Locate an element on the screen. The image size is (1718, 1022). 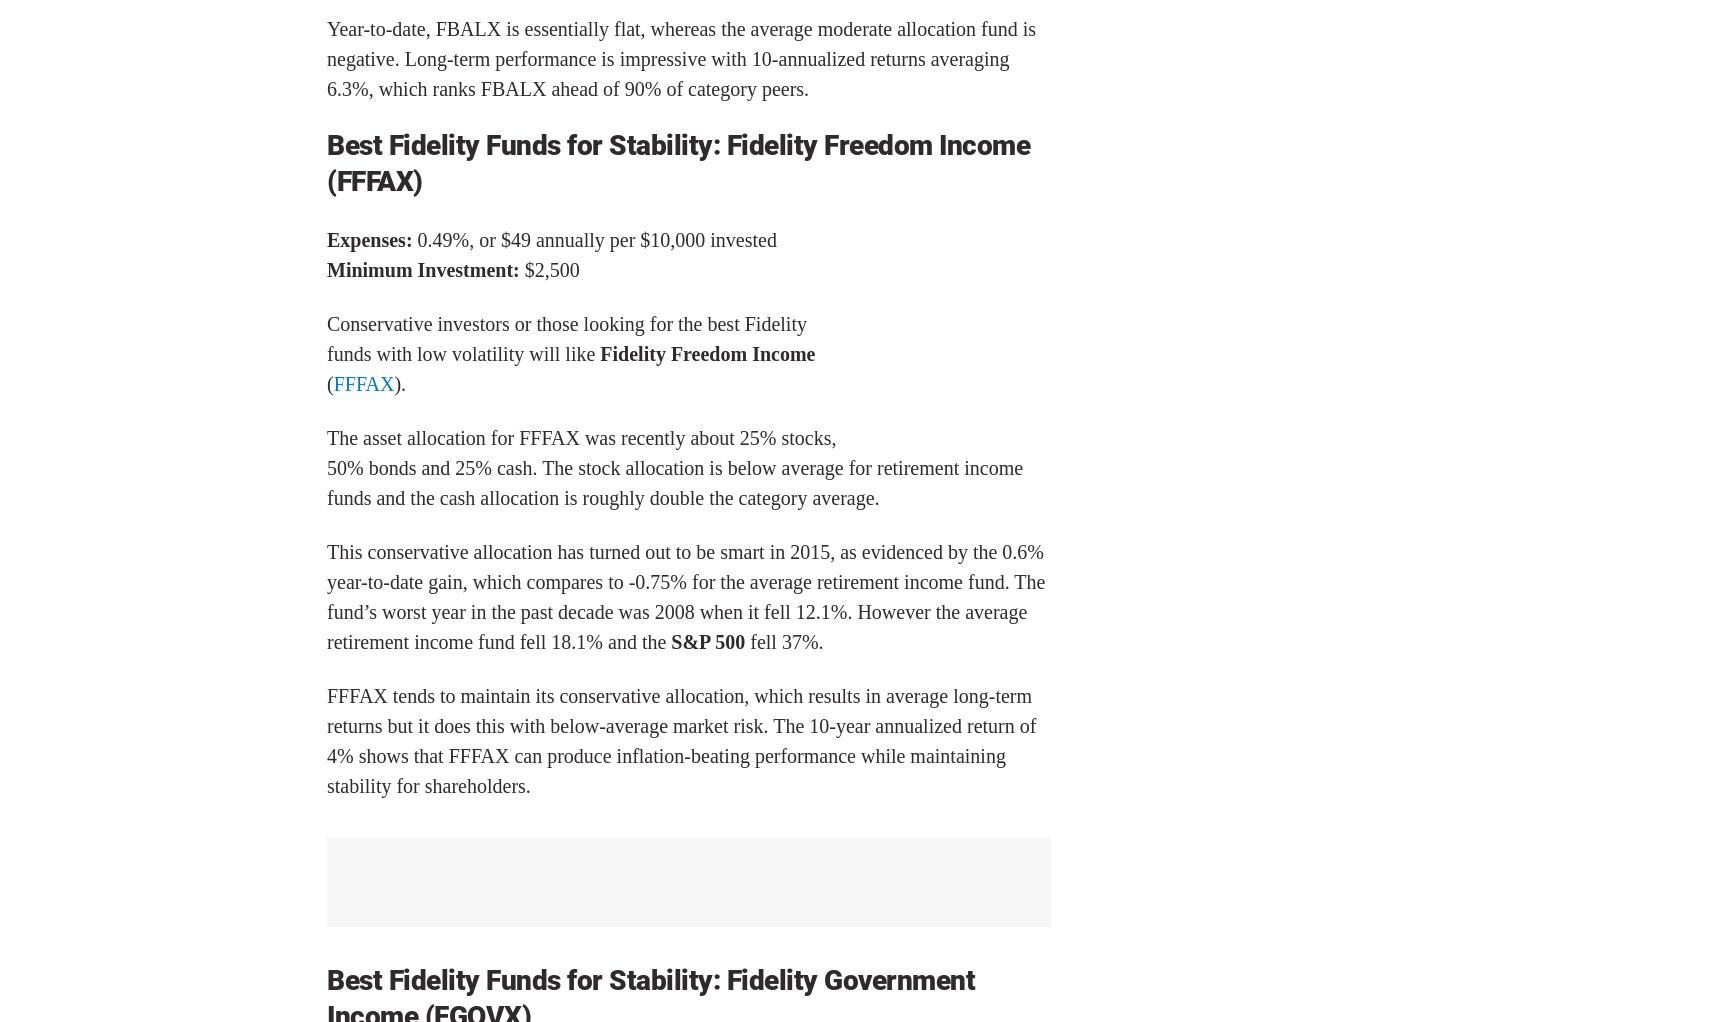
'Conservative investors or those looking for the best Fidelity funds with low volatility will like' is located at coordinates (326, 337).